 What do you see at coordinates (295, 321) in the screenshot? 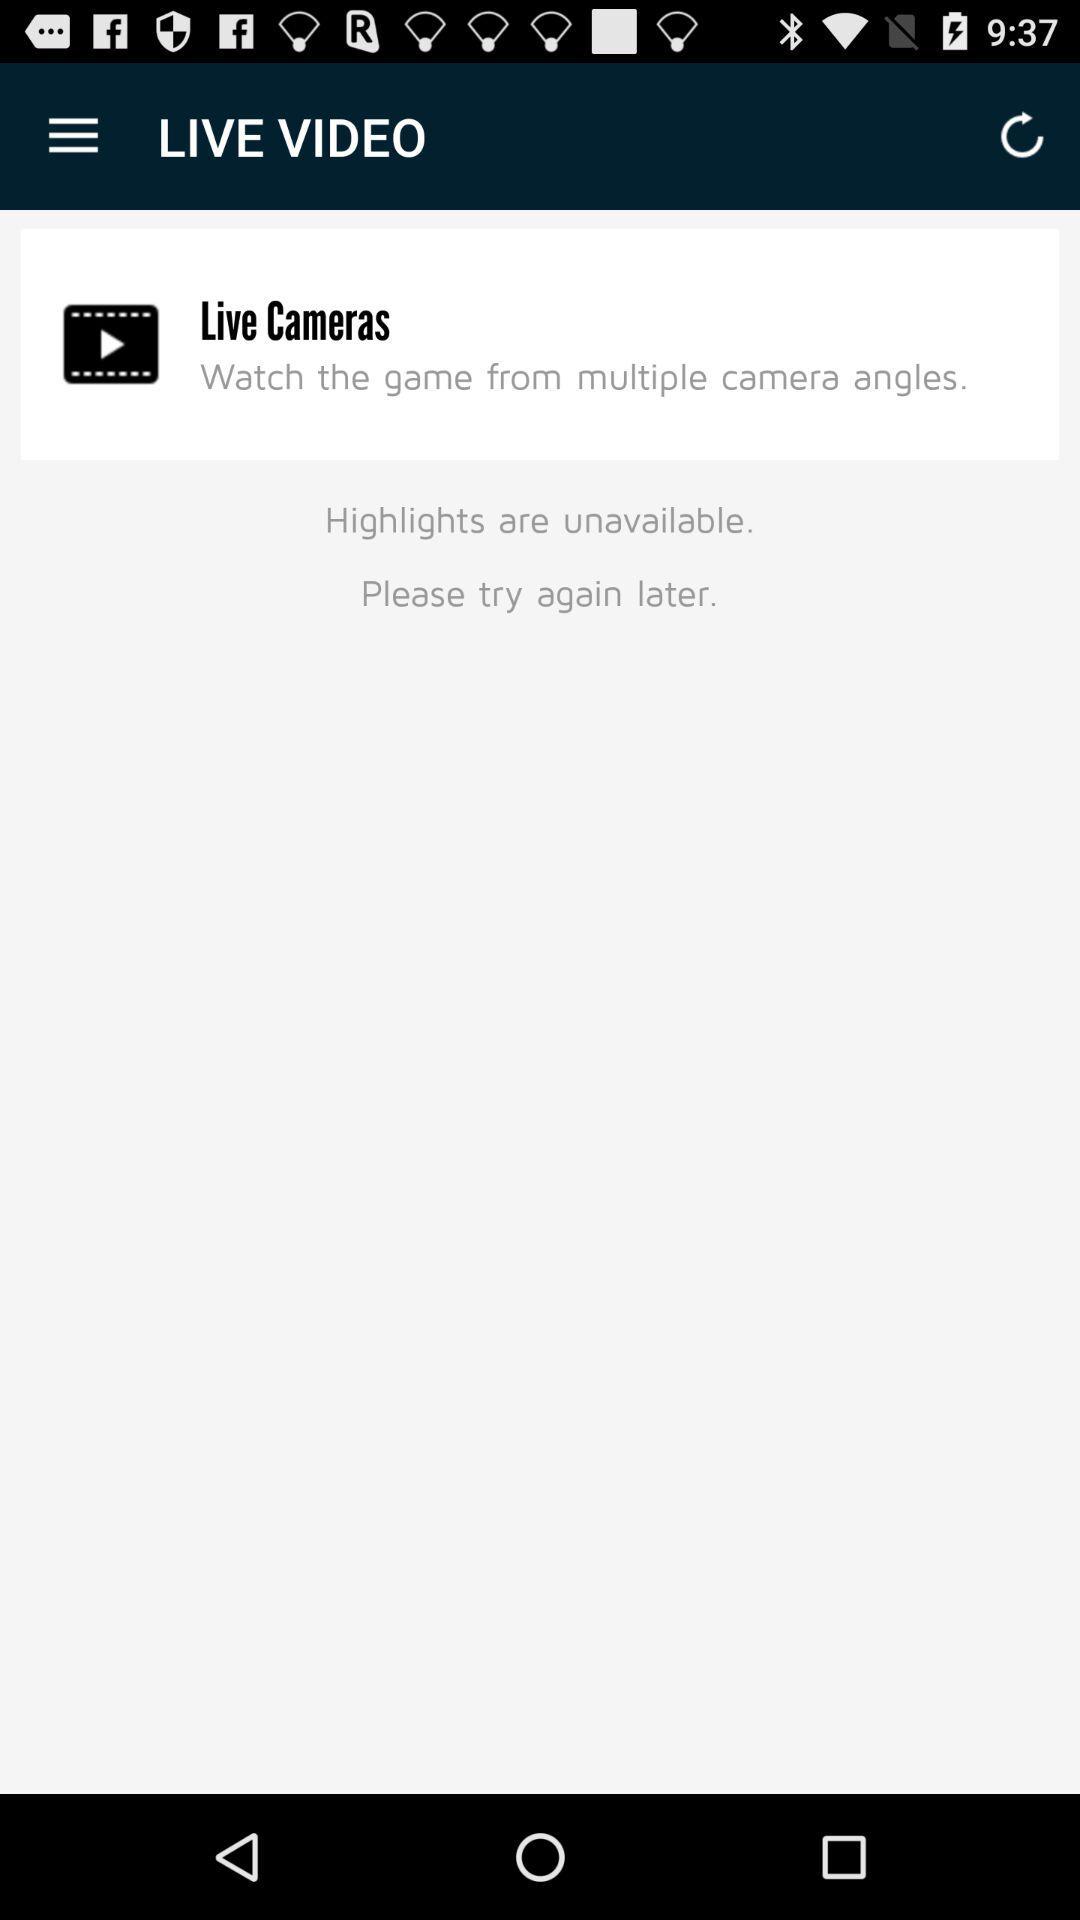
I see `the item below the live video icon` at bounding box center [295, 321].